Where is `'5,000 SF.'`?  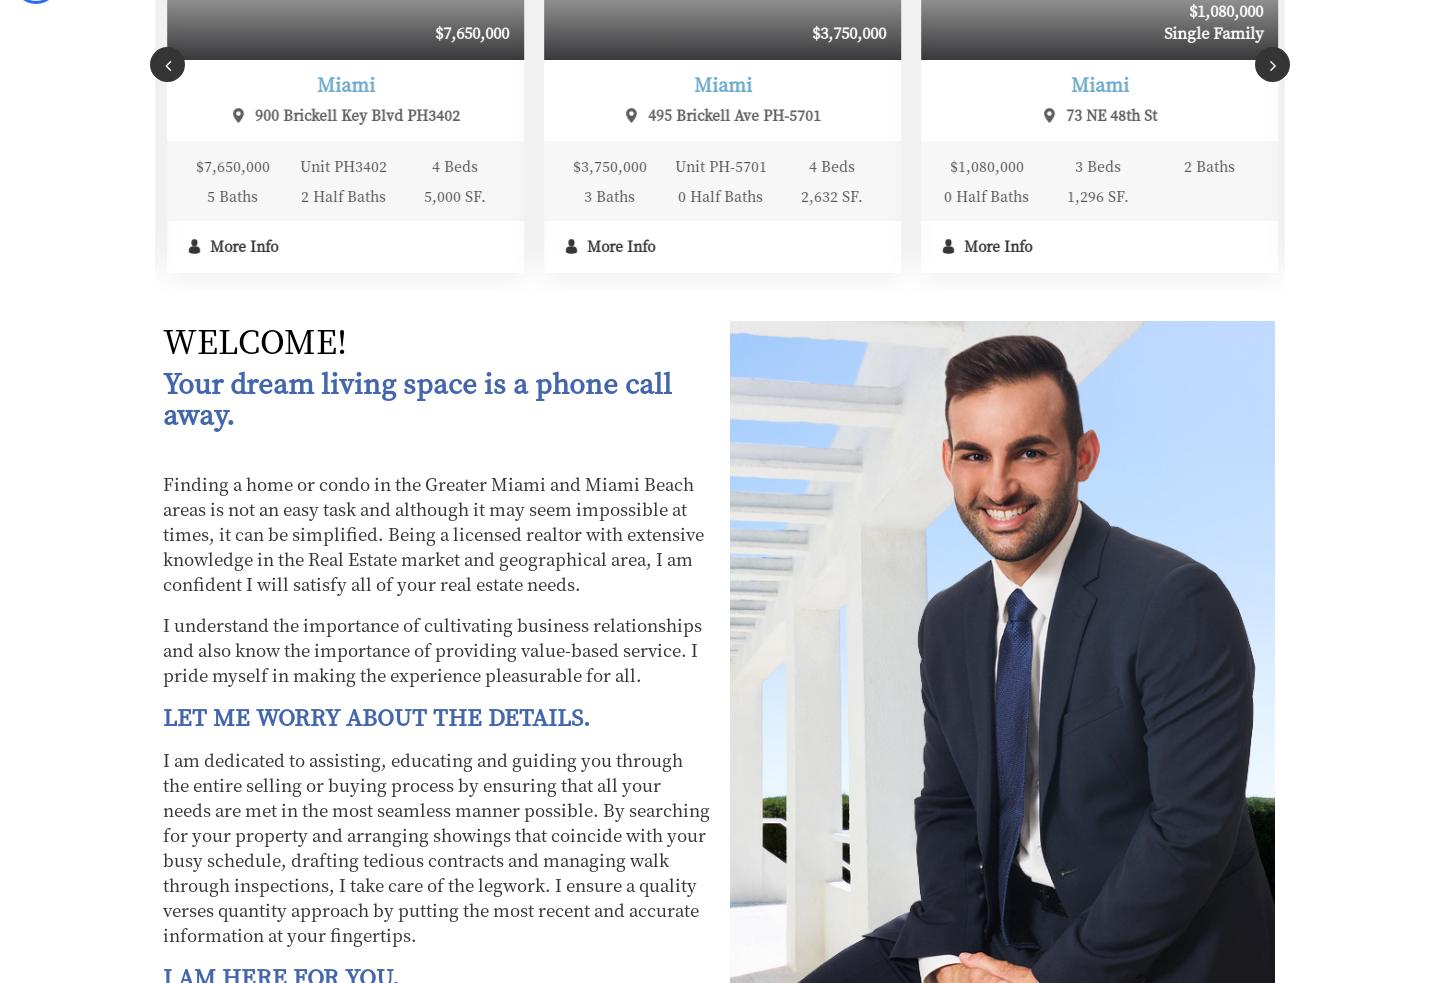
'5,000 SF.' is located at coordinates (81, 196).